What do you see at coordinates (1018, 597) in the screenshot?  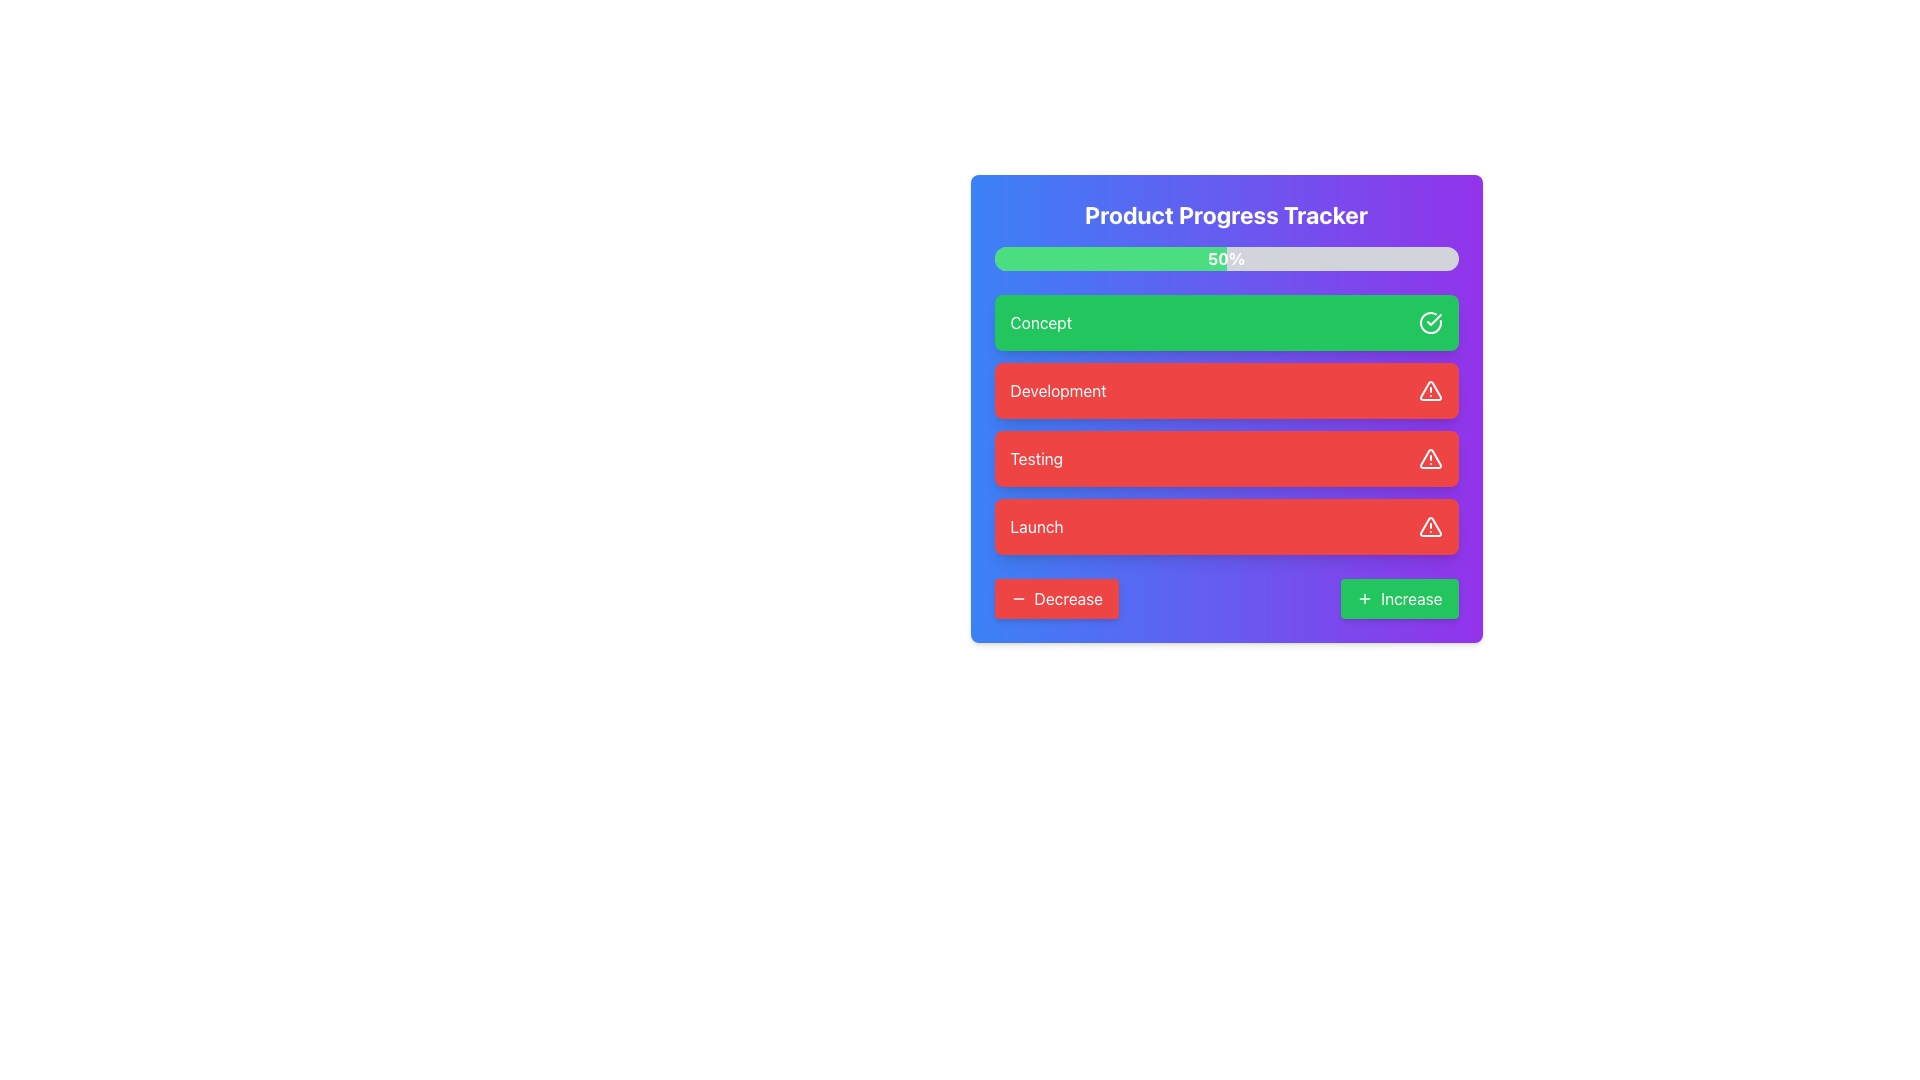 I see `the 'Decrease' button icon located at the bottom-left corner of the panel, which serves as a visual indicator to decrement a numerical value` at bounding box center [1018, 597].